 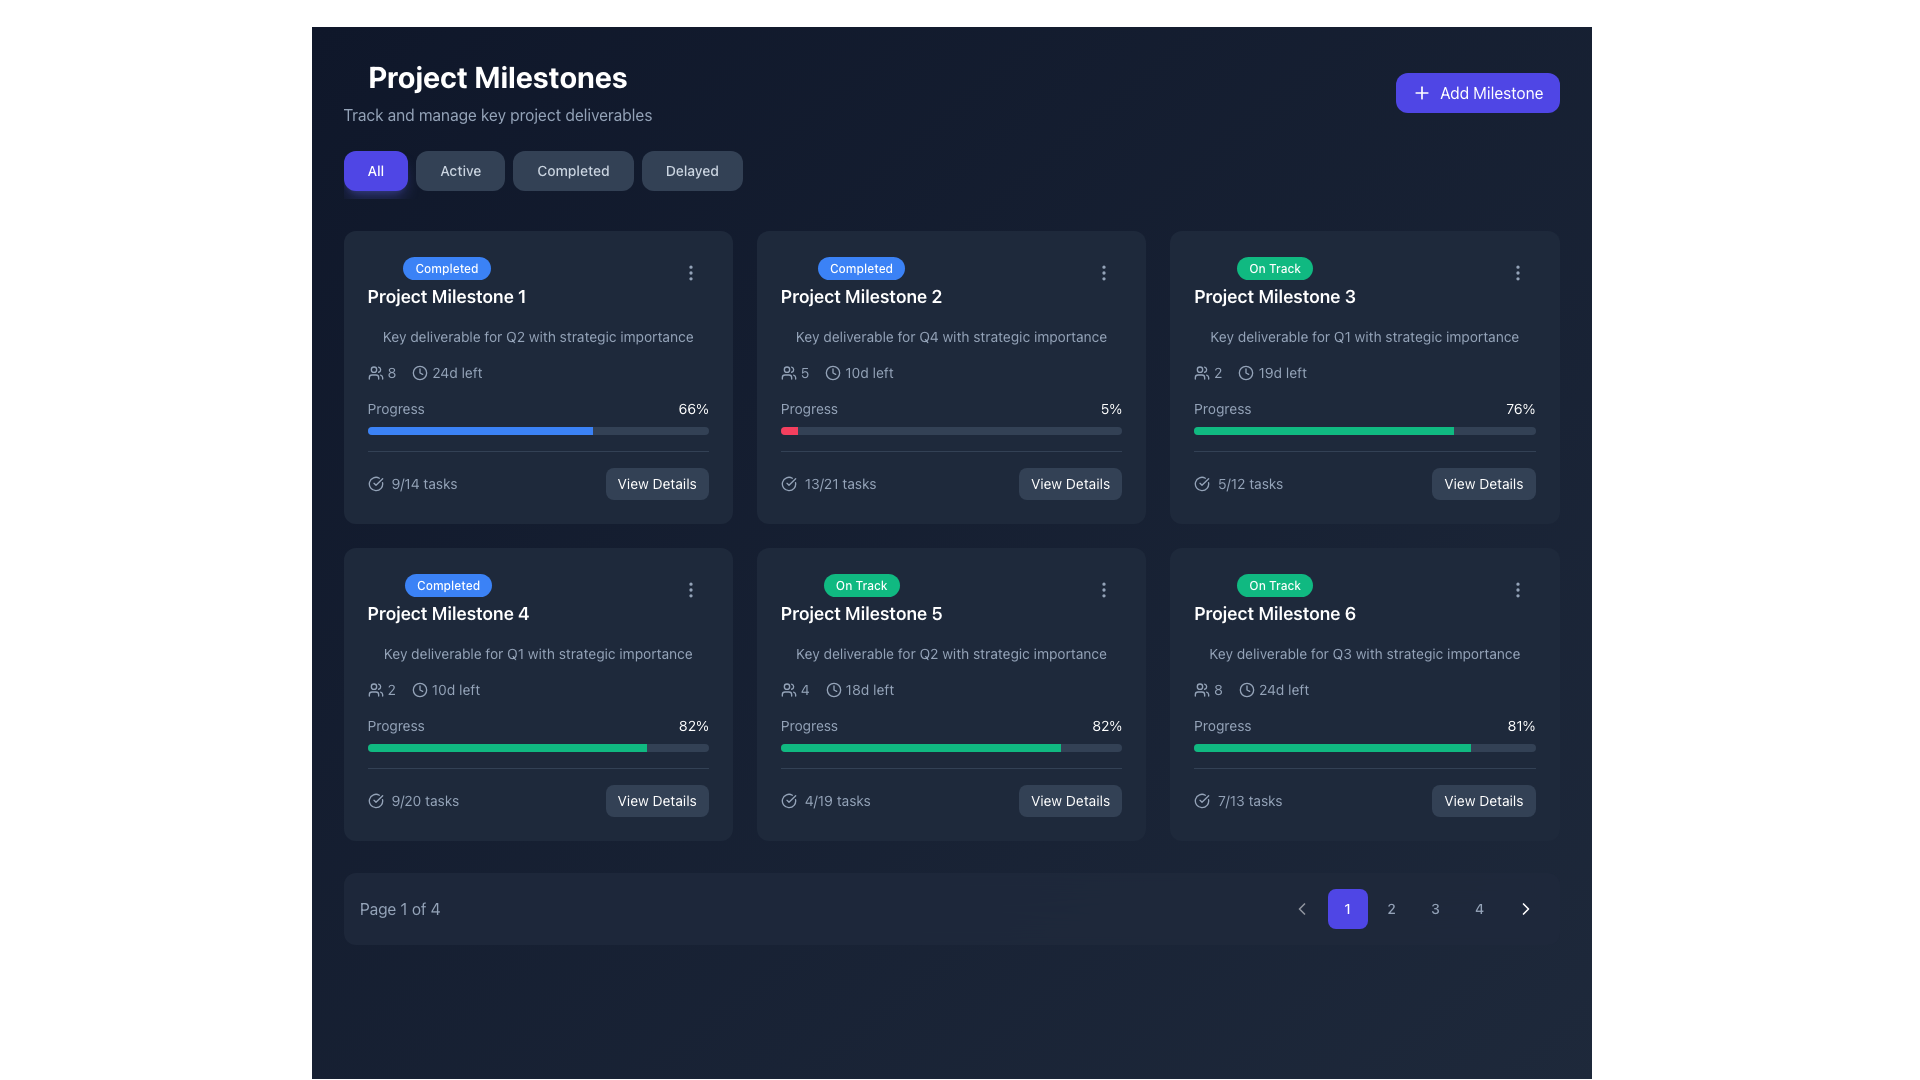 I want to click on the icon consisting of three vertically aligned dots, styled with a light gray color, located at the top right corner within the card labeled 'Project Milestone 5', so click(x=1103, y=589).